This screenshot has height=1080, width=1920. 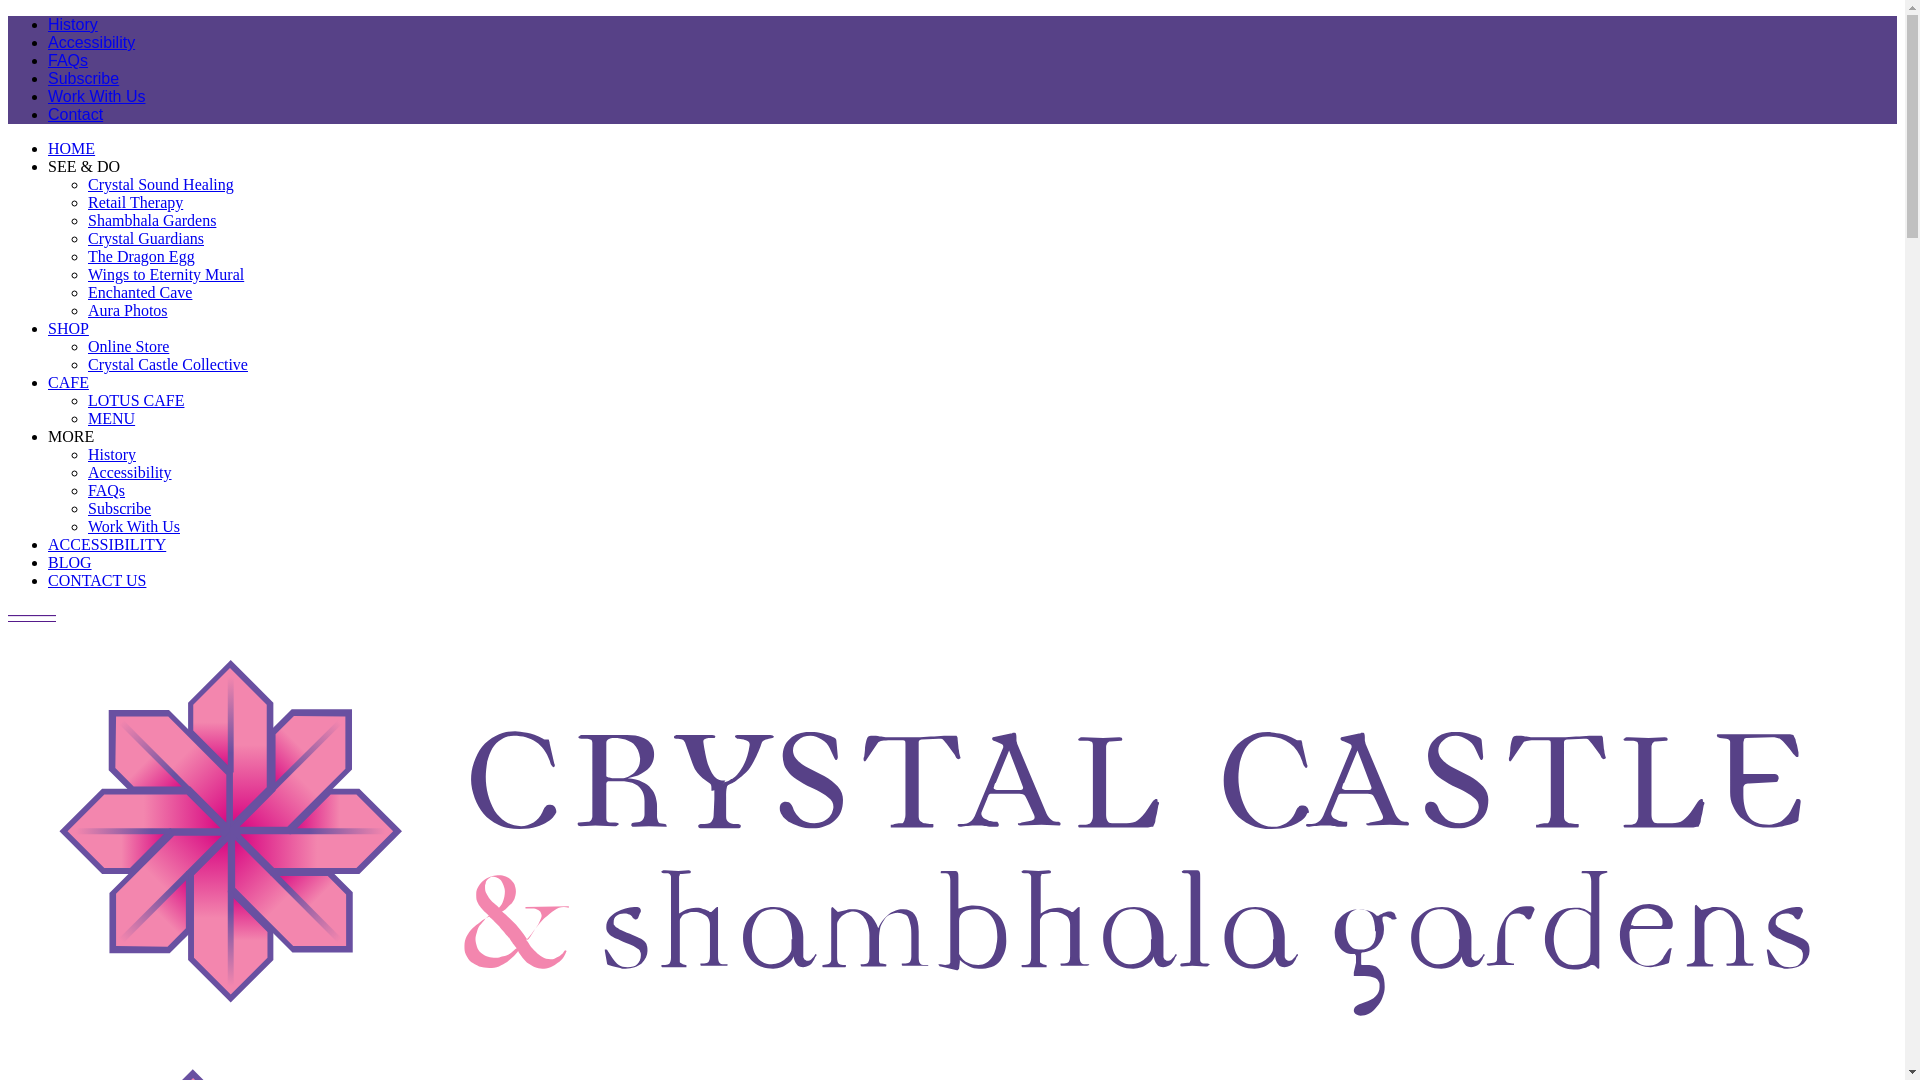 What do you see at coordinates (90, 42) in the screenshot?
I see `'Accessibility'` at bounding box center [90, 42].